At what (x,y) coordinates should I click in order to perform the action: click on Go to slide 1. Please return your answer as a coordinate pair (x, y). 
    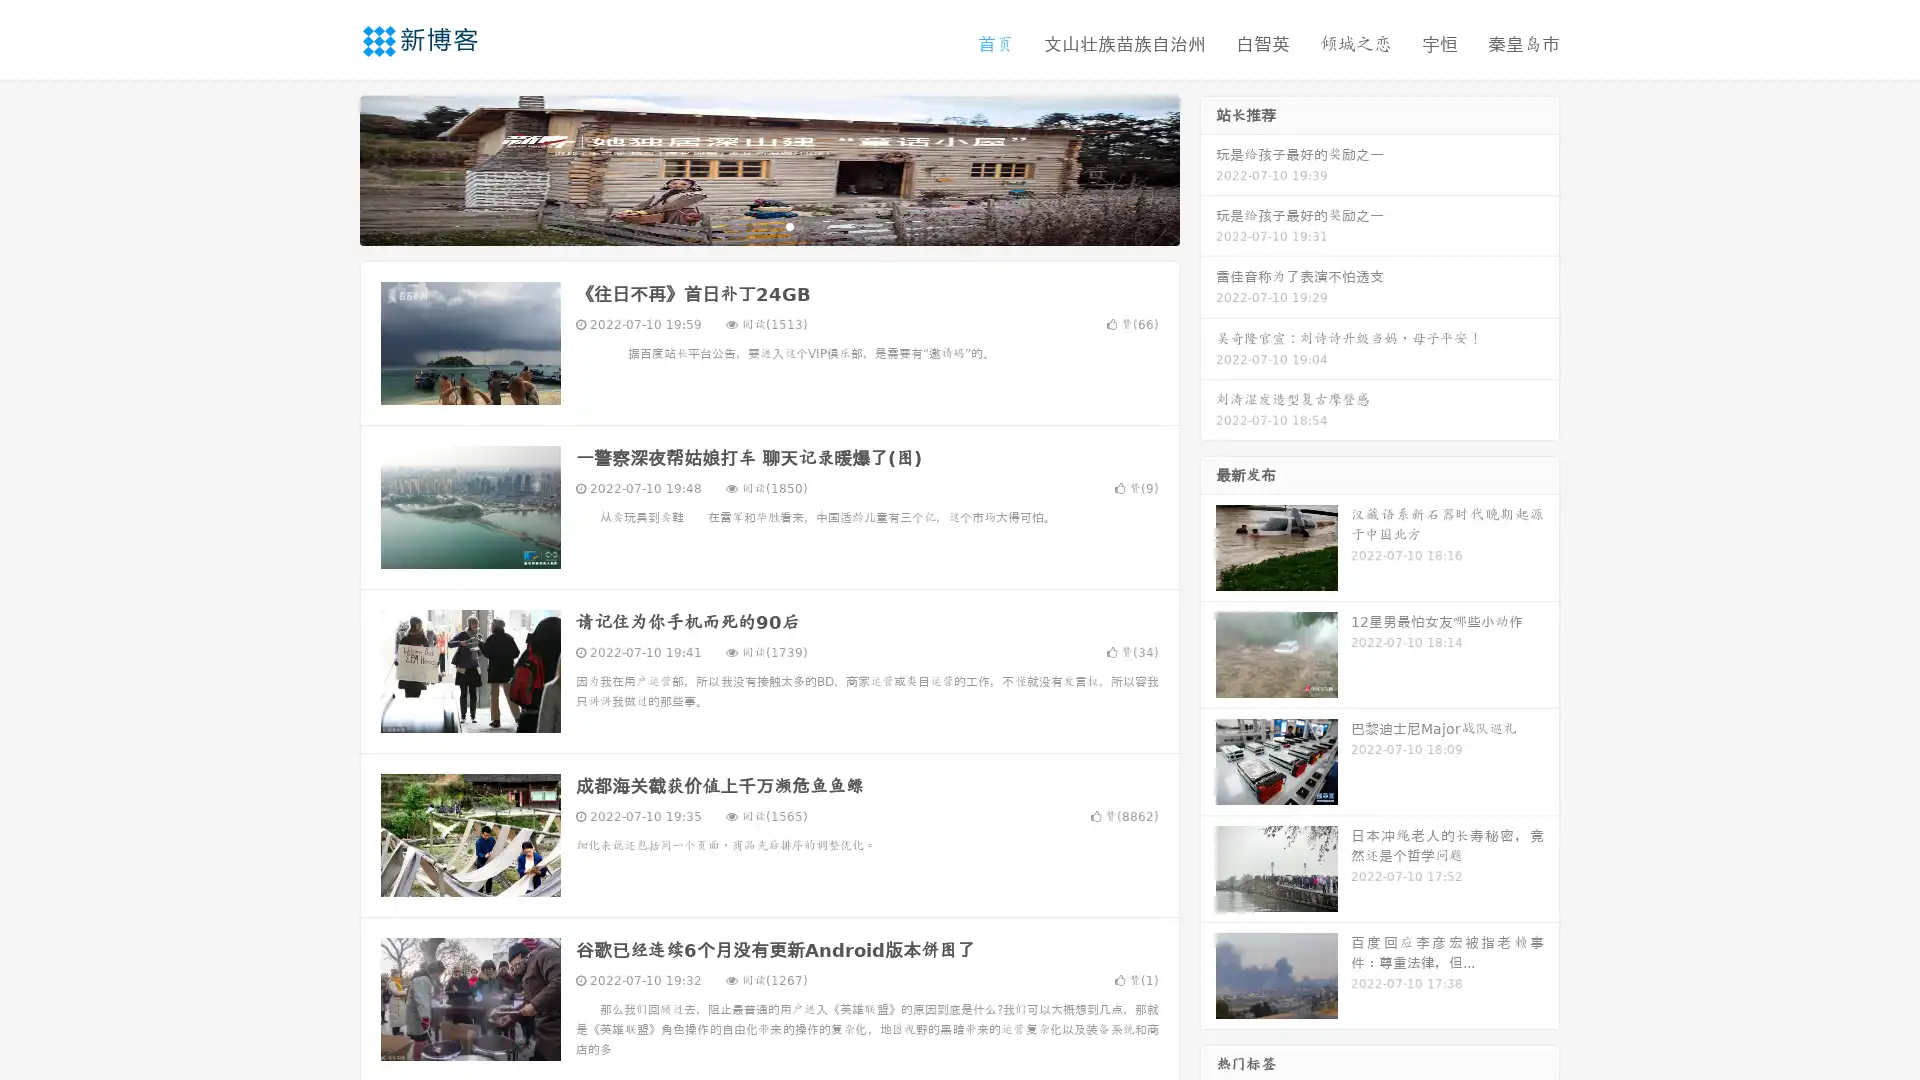
    Looking at the image, I should click on (748, 225).